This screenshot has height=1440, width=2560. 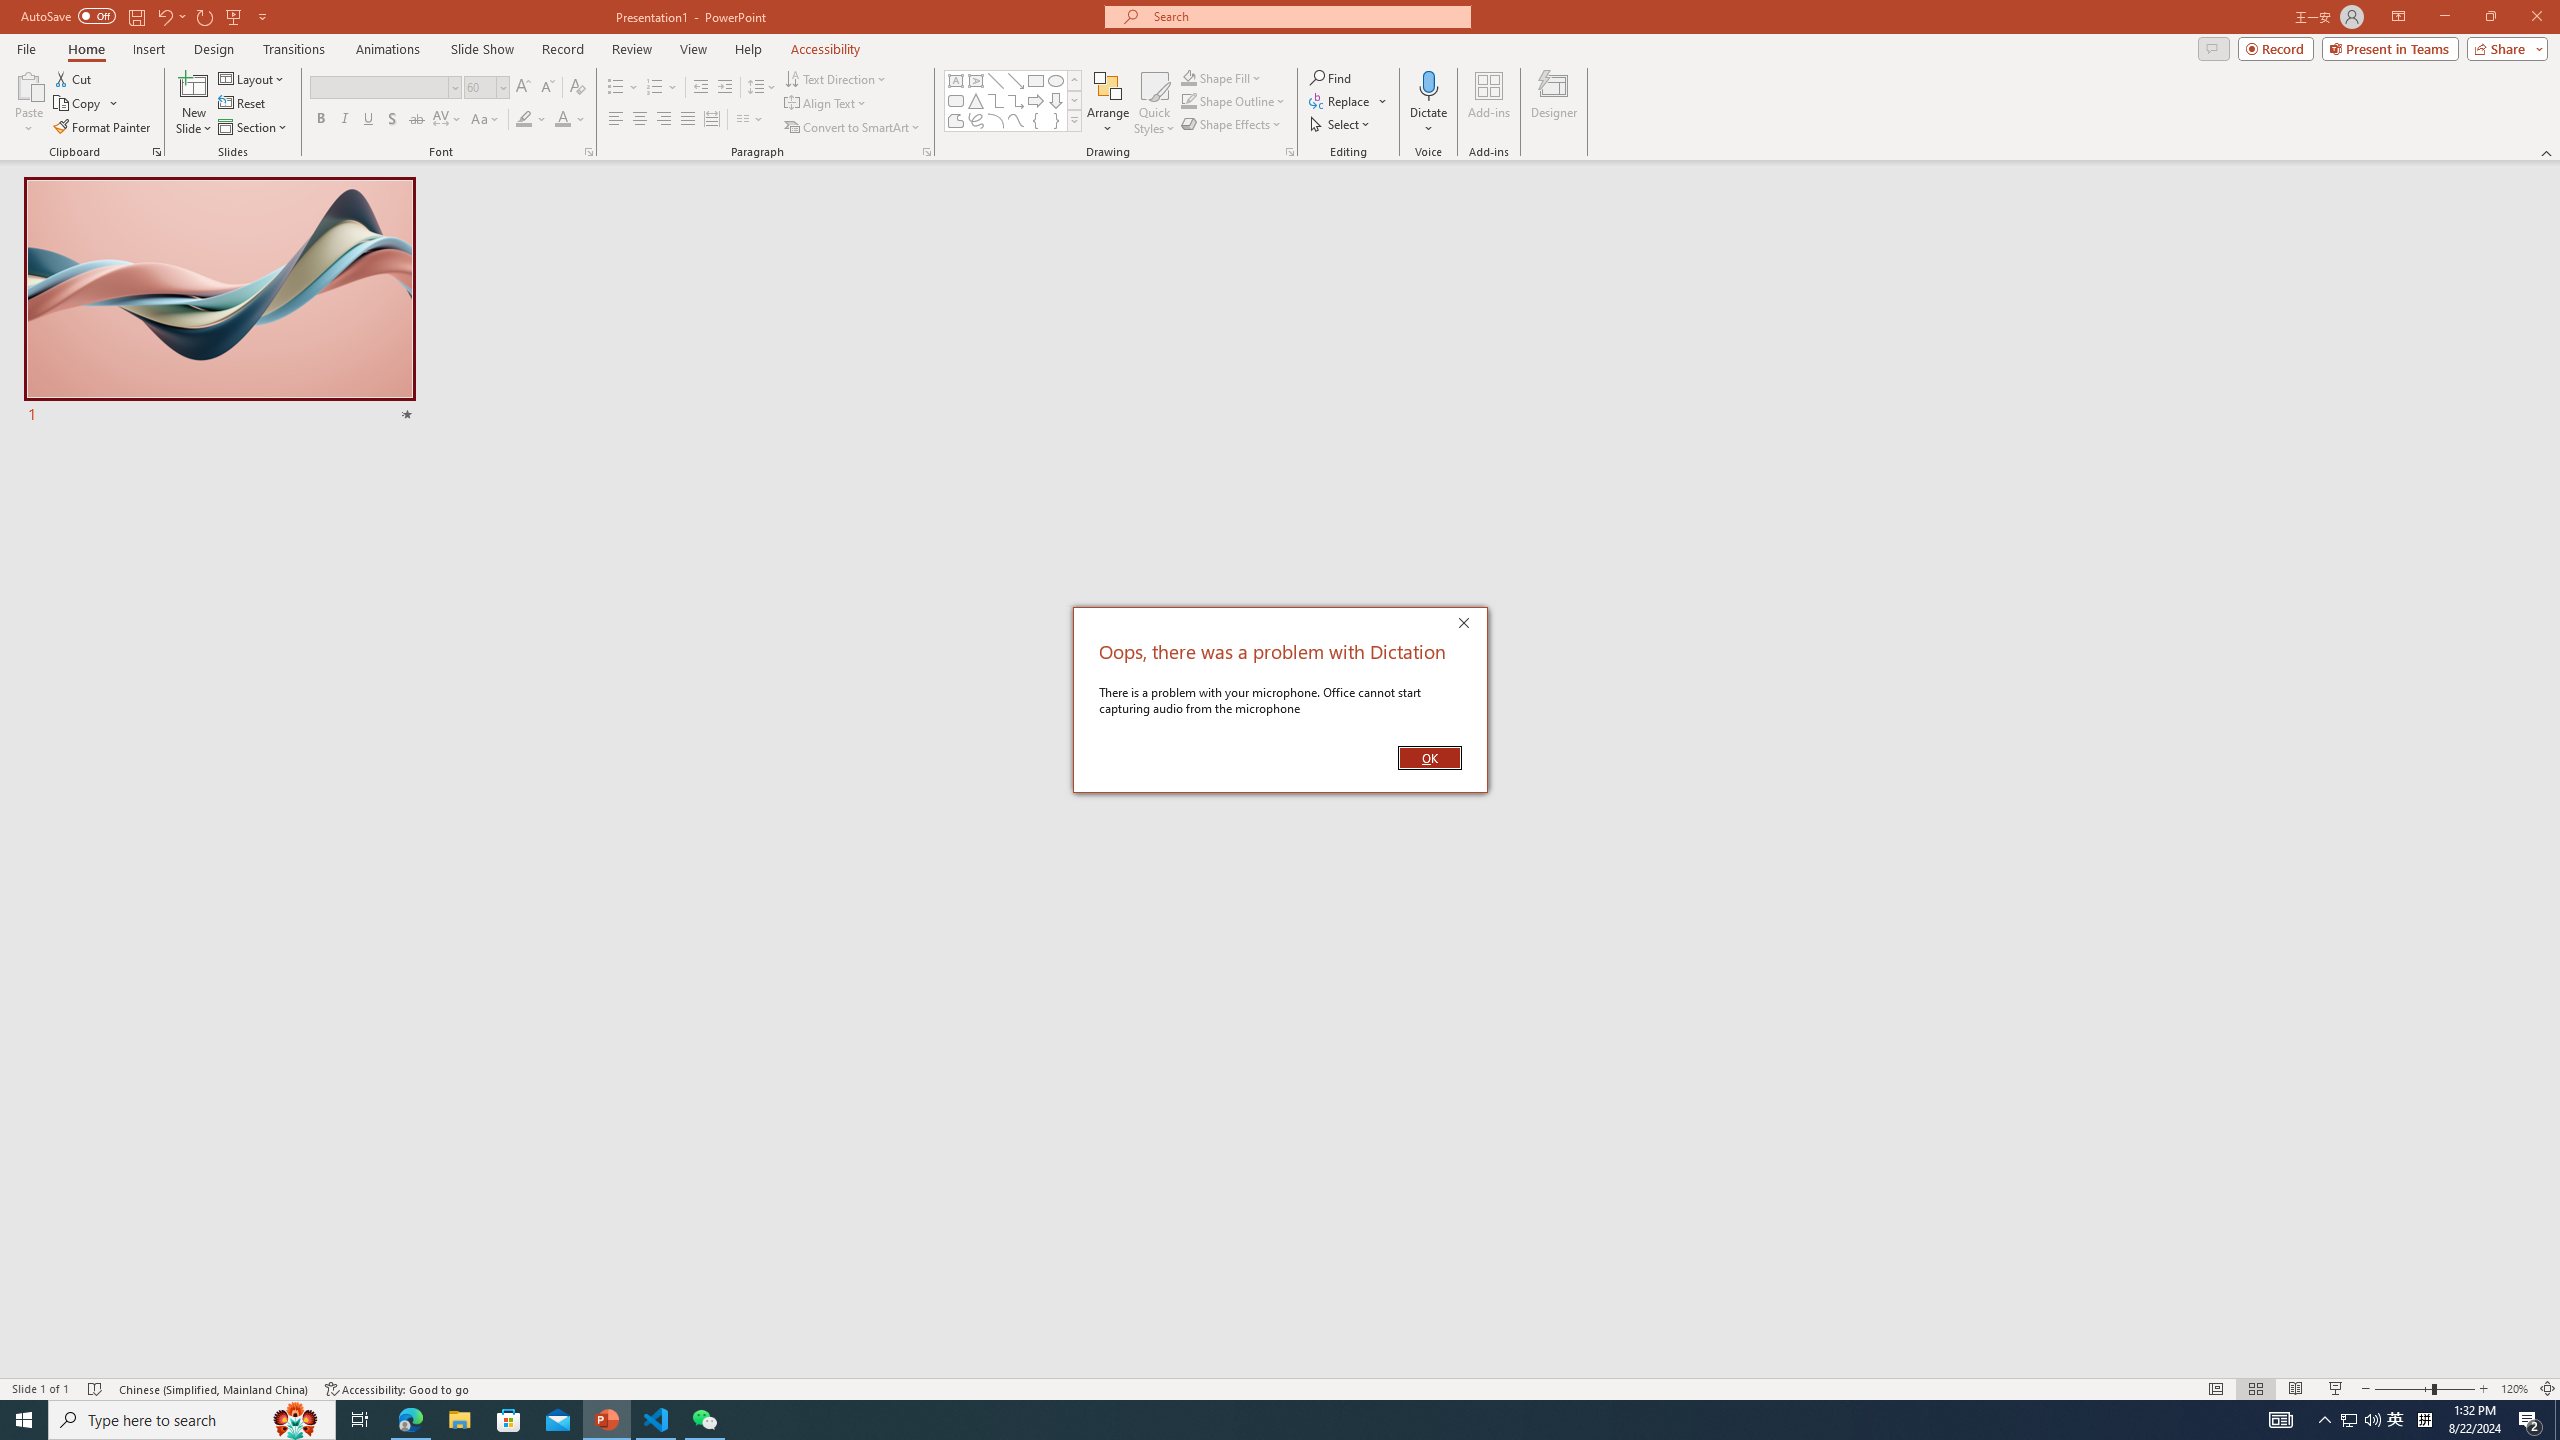 I want to click on 'File Explorer', so click(x=458, y=1418).